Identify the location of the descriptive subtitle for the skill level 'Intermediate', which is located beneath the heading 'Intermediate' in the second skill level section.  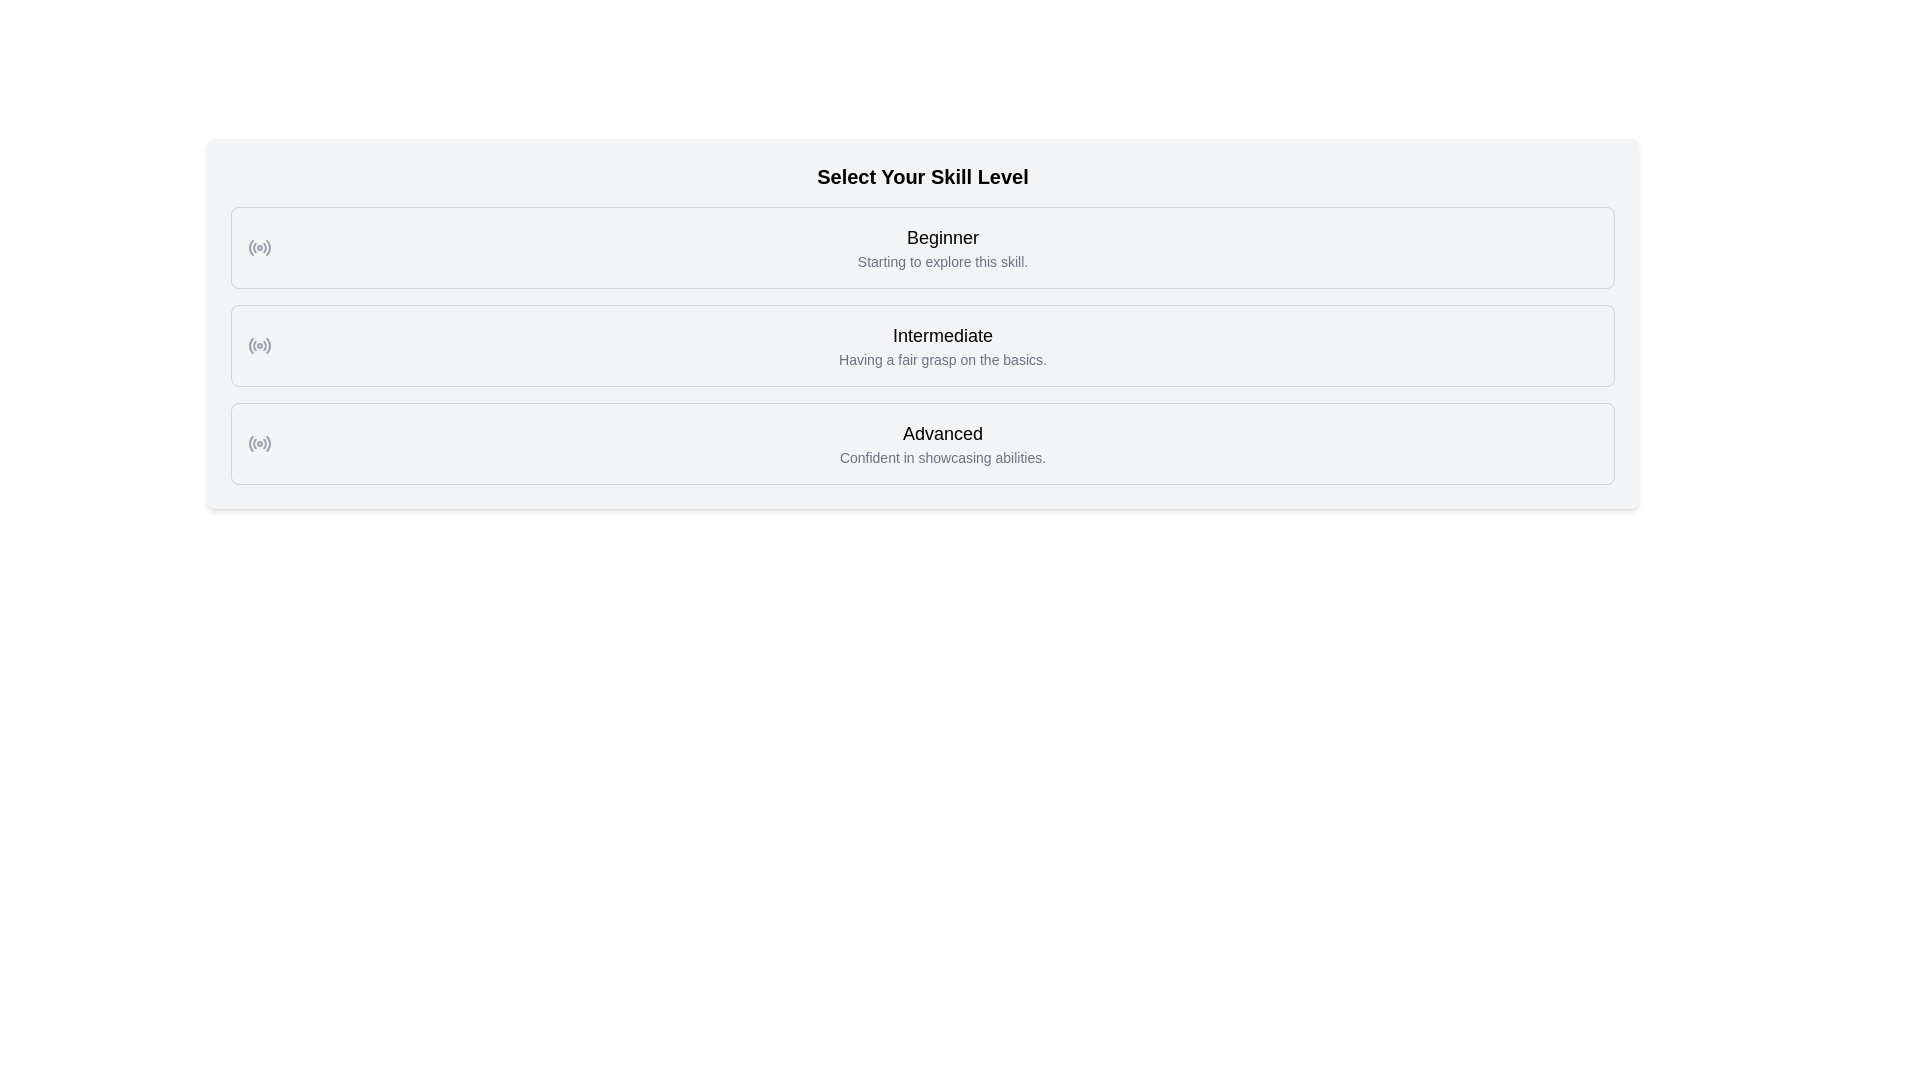
(941, 358).